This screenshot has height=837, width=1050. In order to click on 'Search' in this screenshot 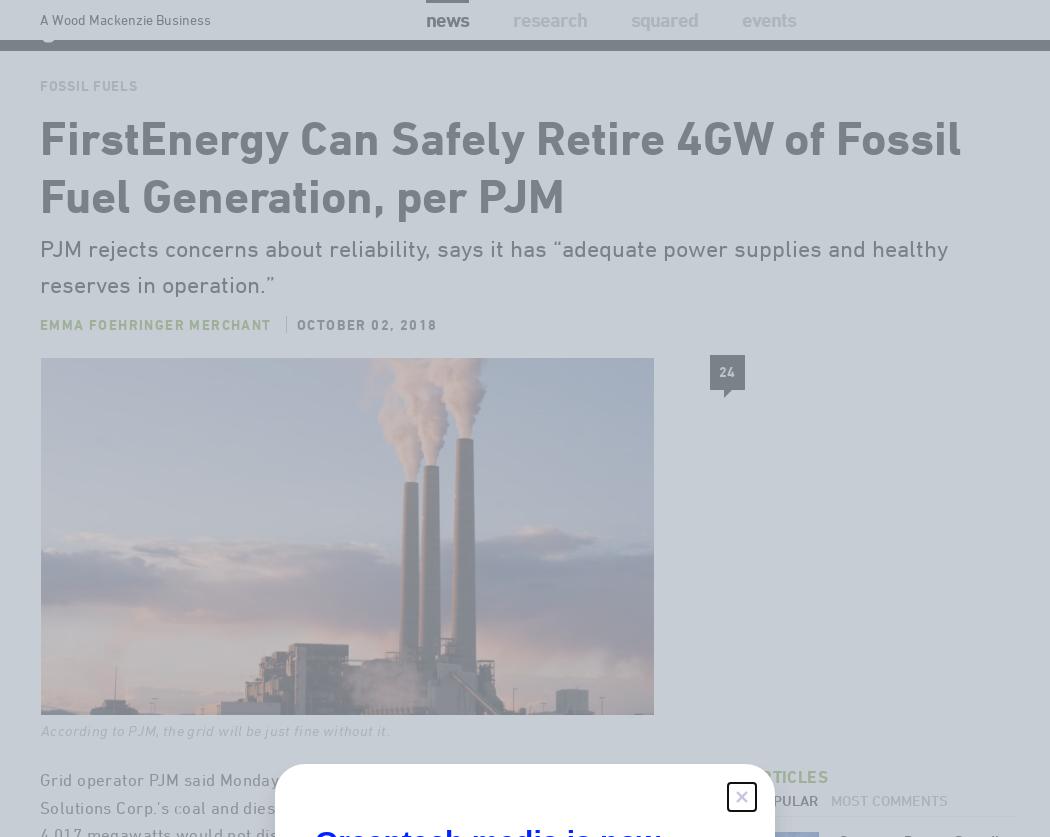, I will do `click(922, 65)`.